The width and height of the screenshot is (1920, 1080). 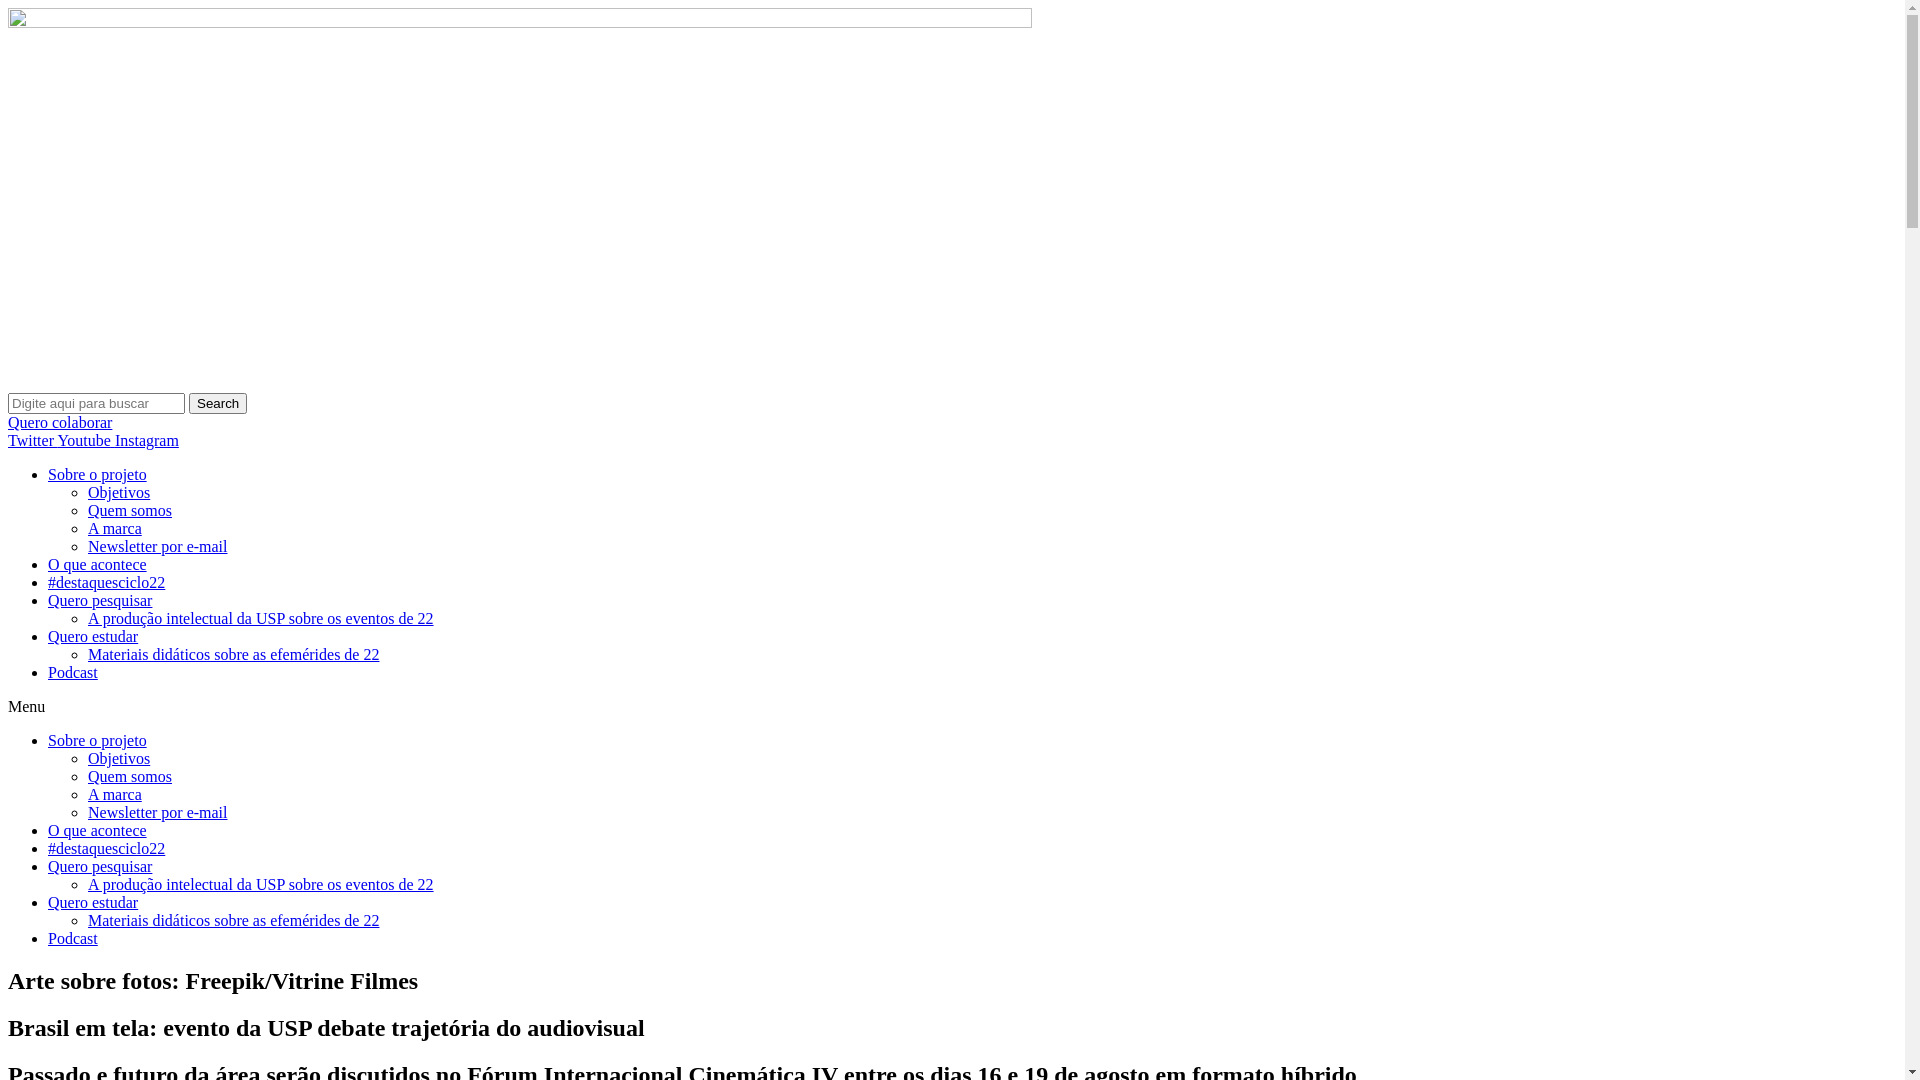 I want to click on 'Instagram', so click(x=114, y=439).